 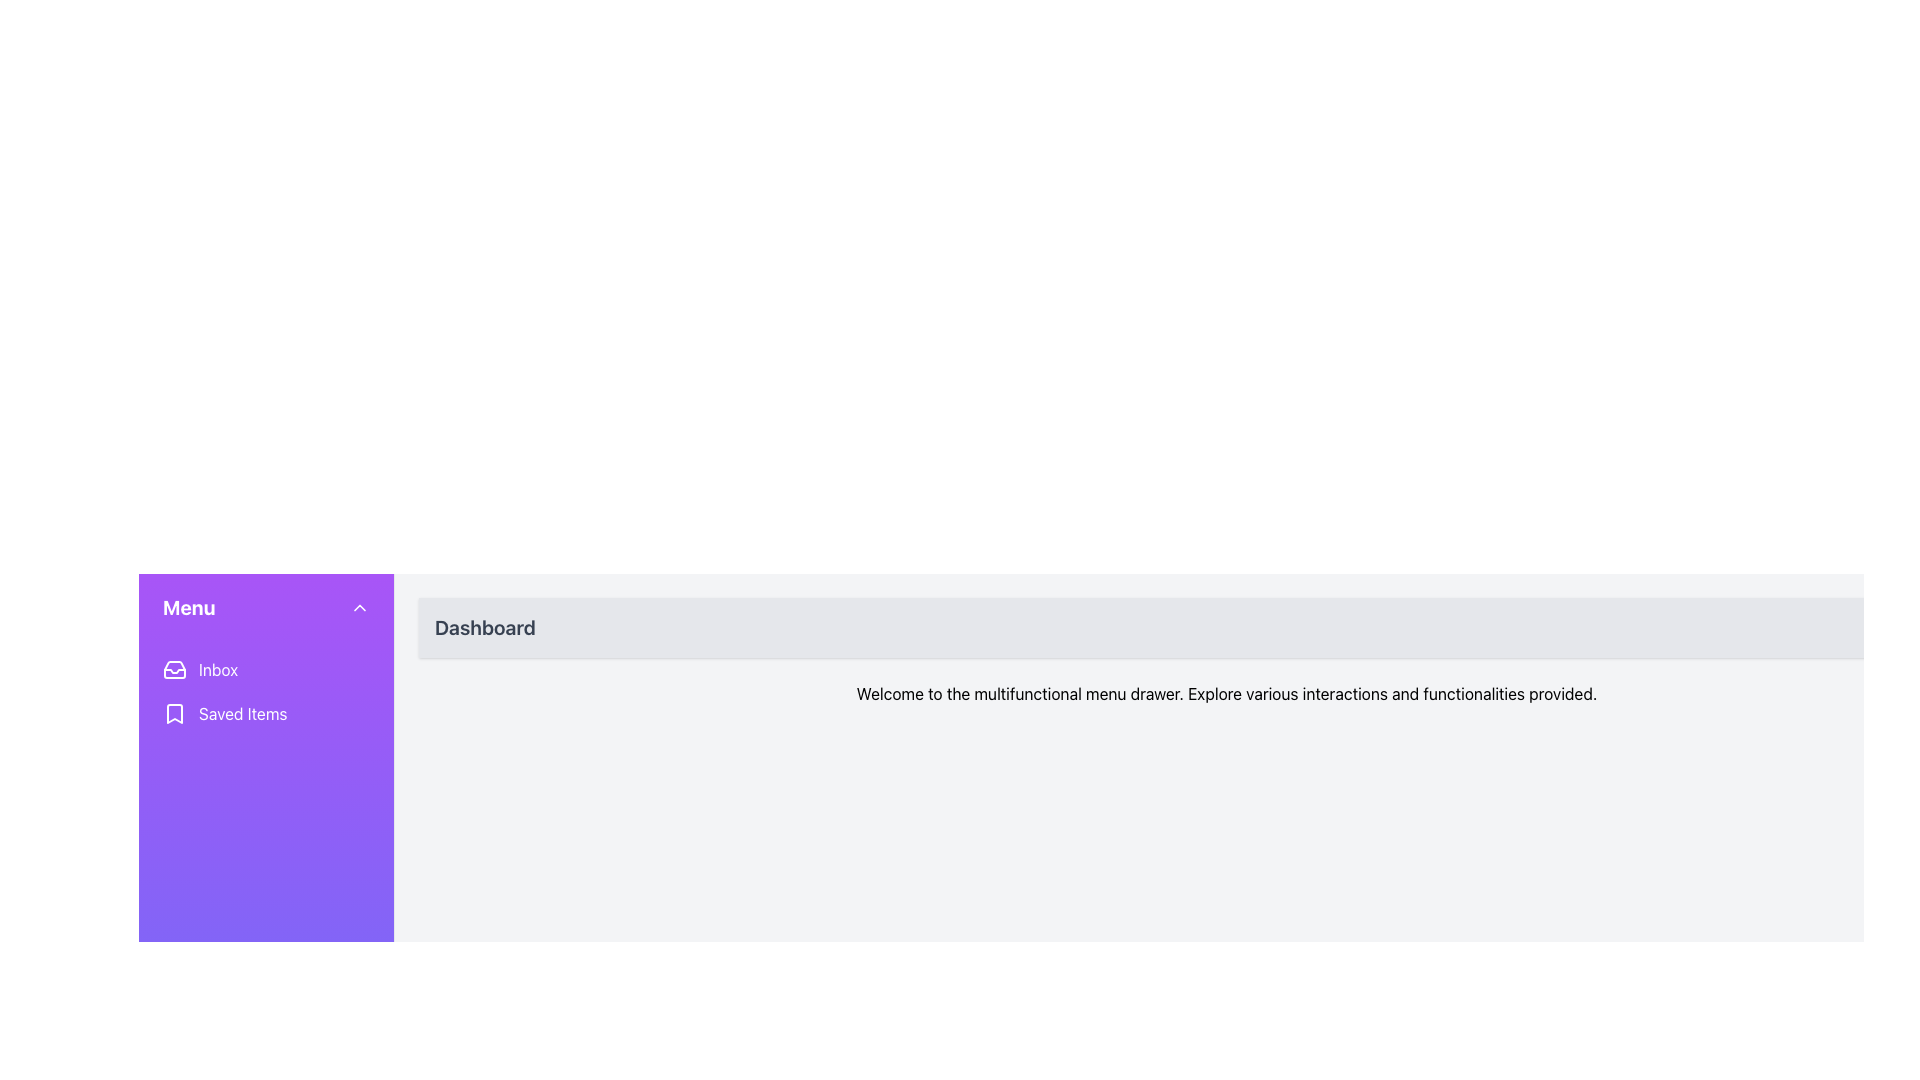 What do you see at coordinates (174, 671) in the screenshot?
I see `the Polygonal vector graphic element representing the inbox icon located in the left sidebar menu, adjacent to the 'Inbox' label` at bounding box center [174, 671].